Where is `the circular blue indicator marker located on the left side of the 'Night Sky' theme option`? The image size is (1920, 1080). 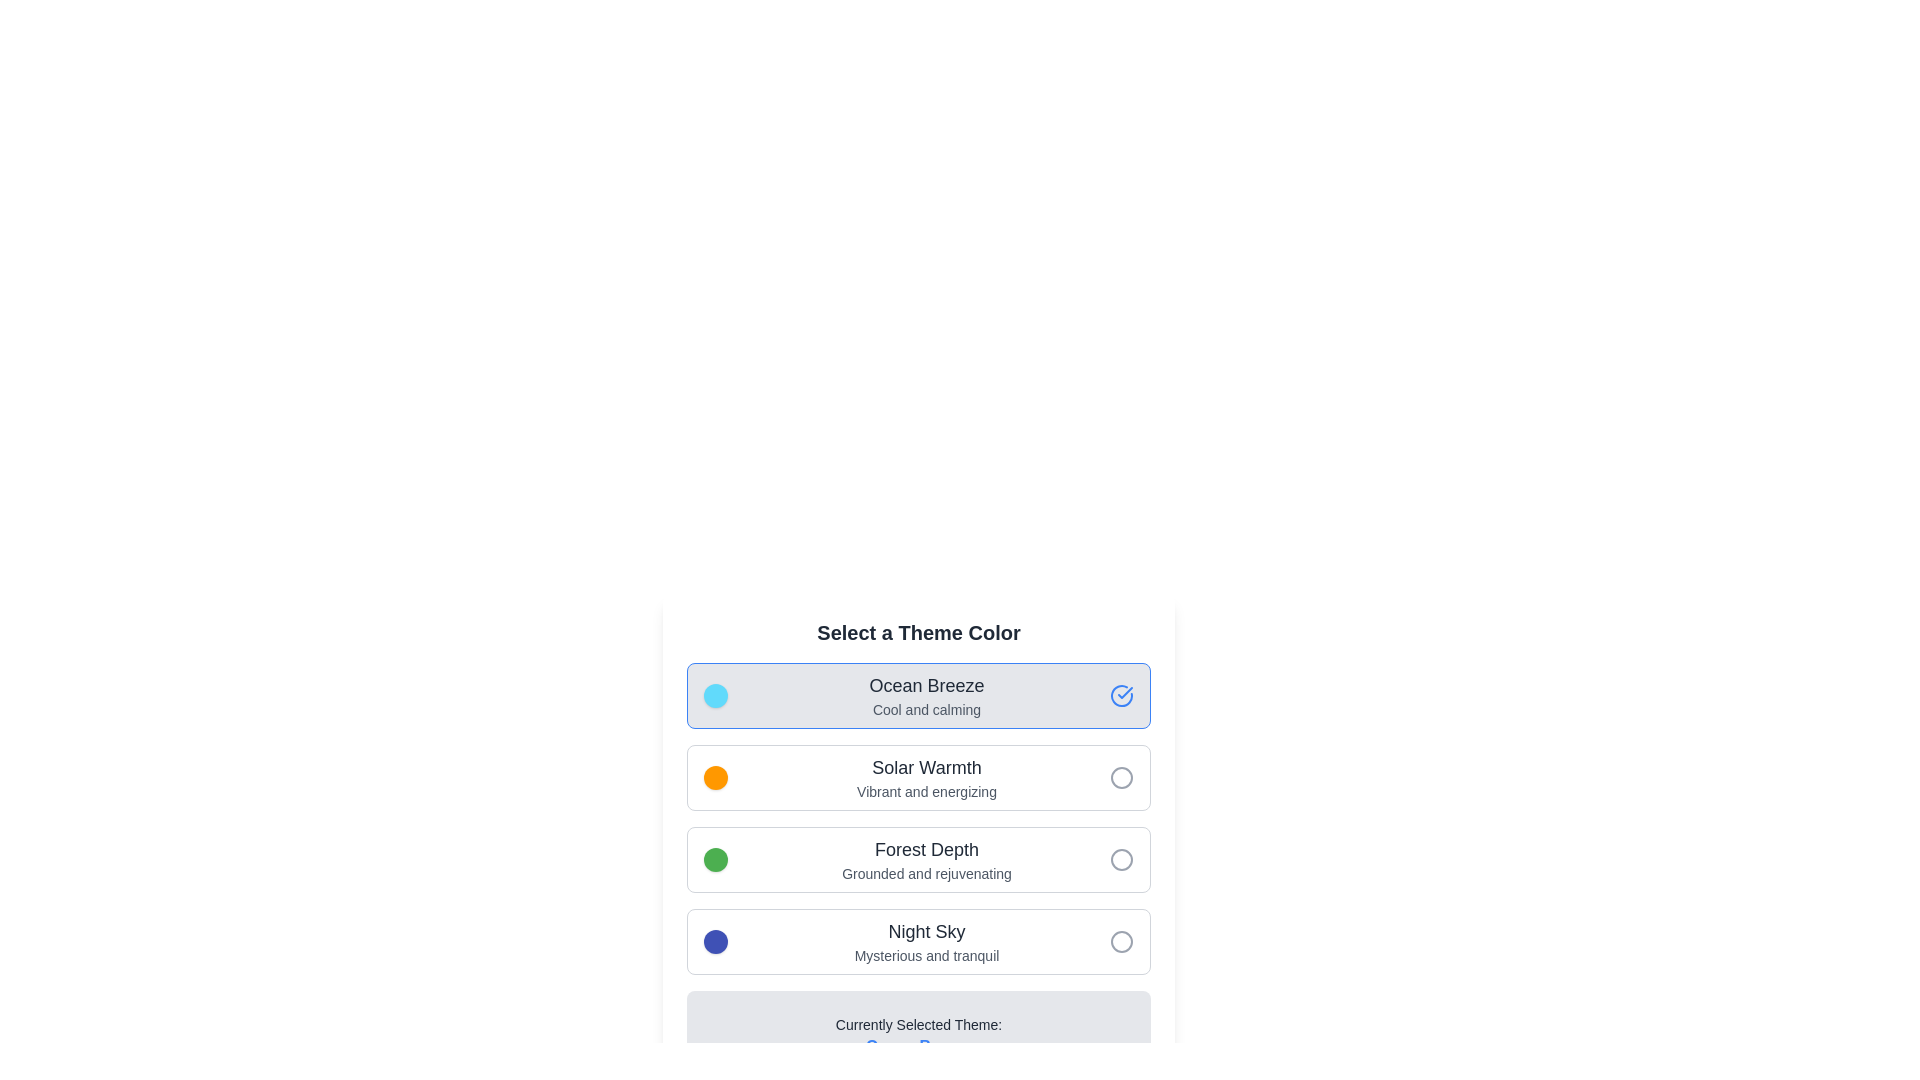 the circular blue indicator marker located on the left side of the 'Night Sky' theme option is located at coordinates (715, 941).